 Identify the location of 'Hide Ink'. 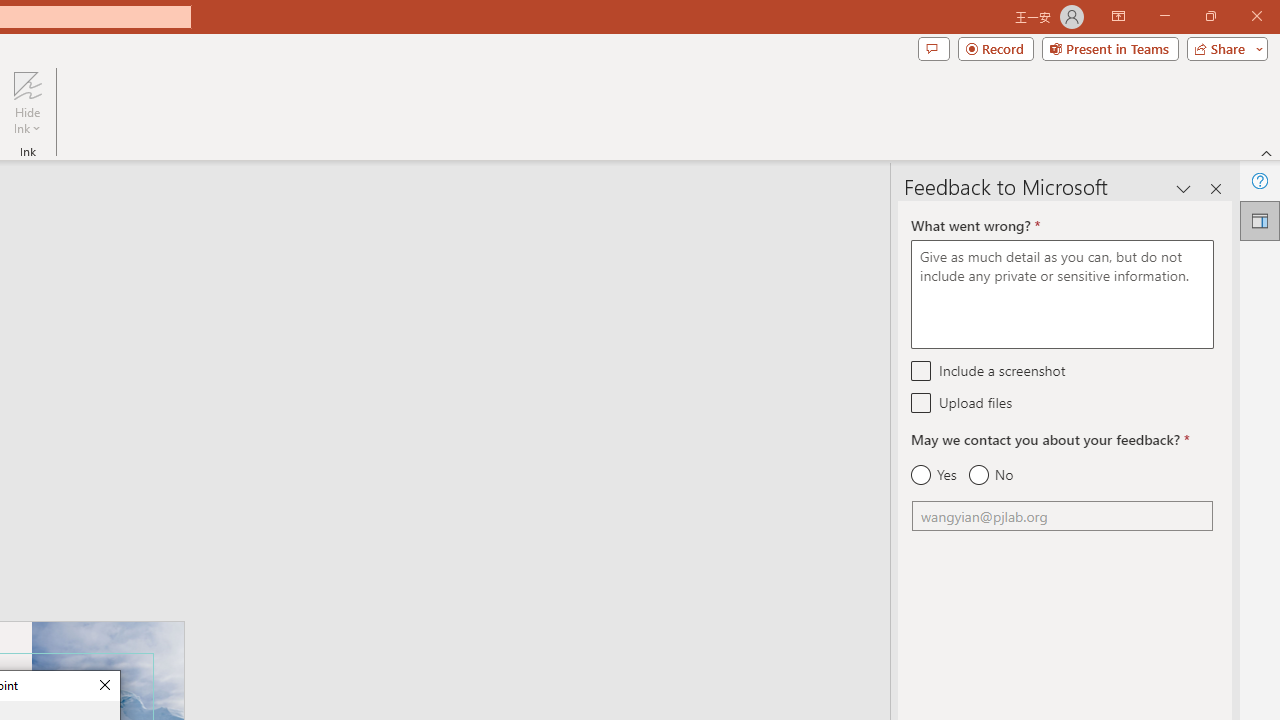
(27, 103).